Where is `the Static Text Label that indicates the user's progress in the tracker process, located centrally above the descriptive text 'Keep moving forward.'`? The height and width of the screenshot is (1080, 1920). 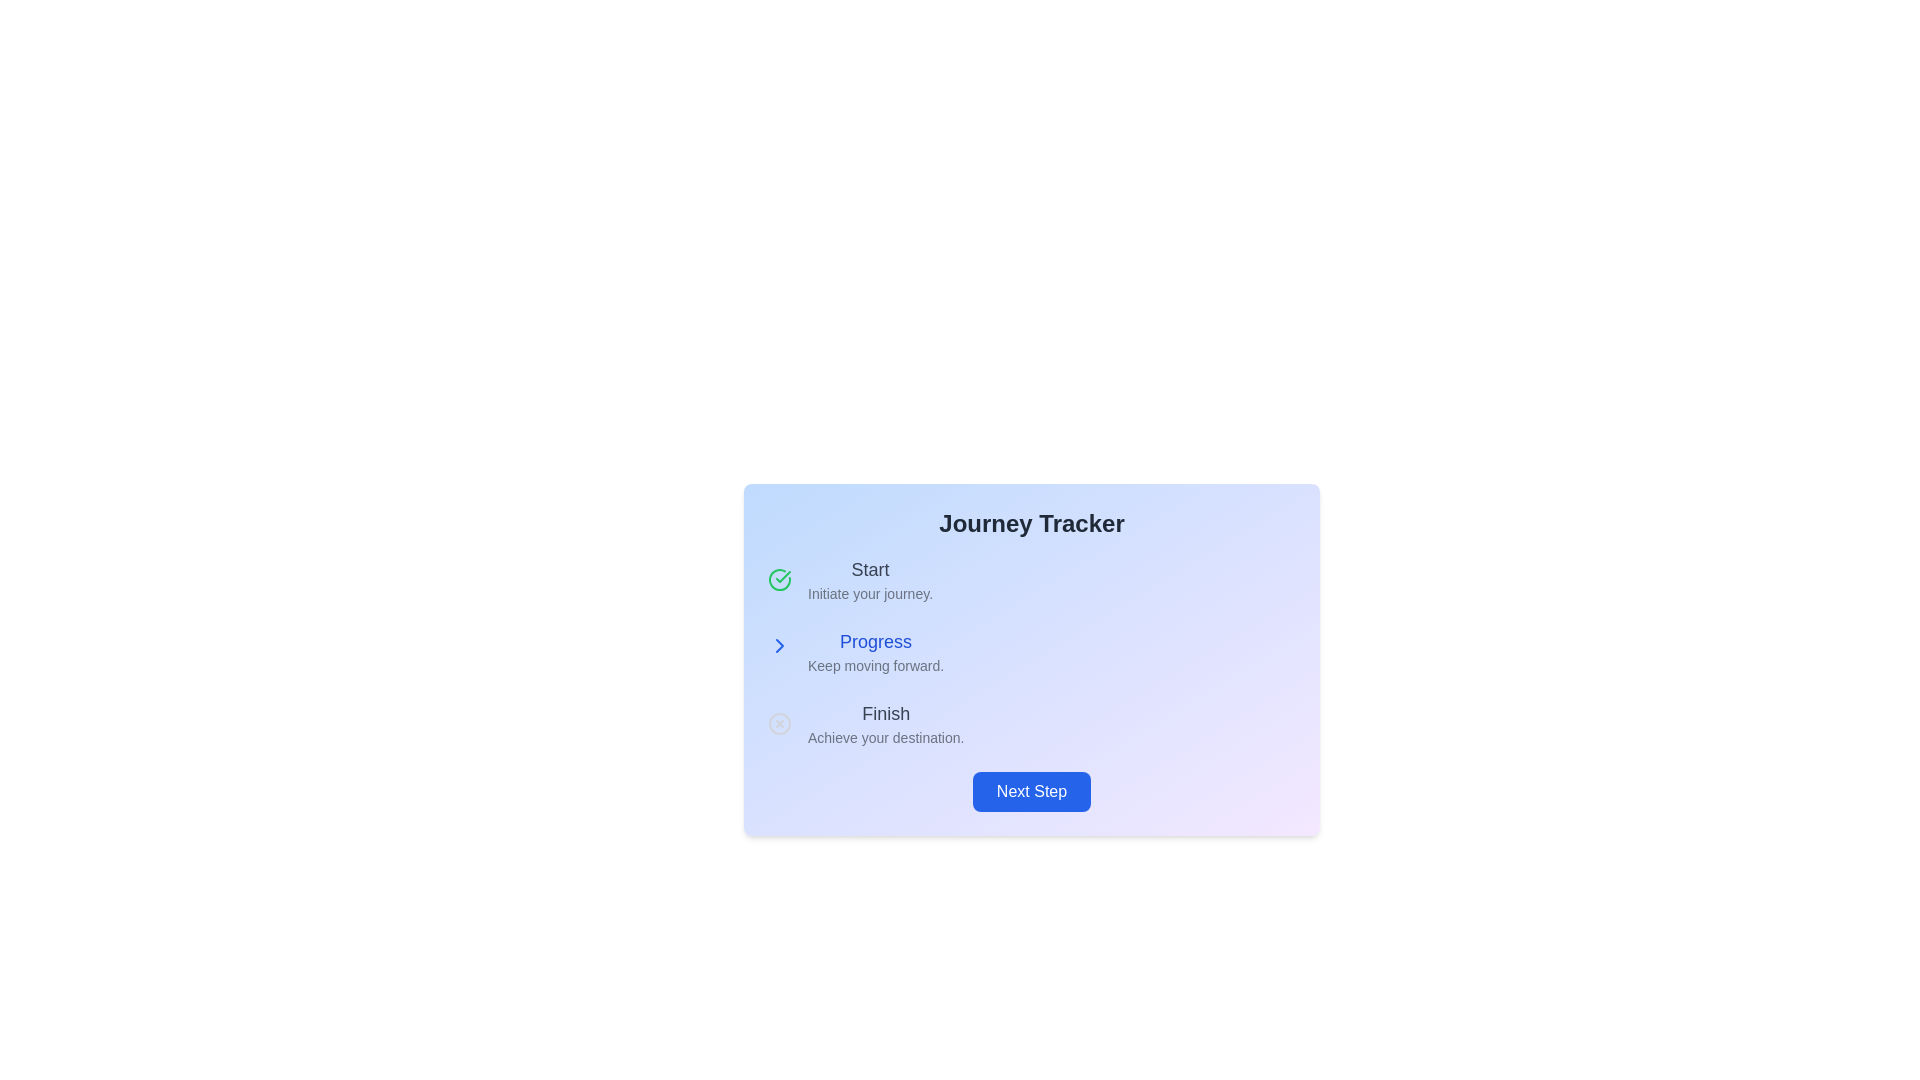 the Static Text Label that indicates the user's progress in the tracker process, located centrally above the descriptive text 'Keep moving forward.' is located at coordinates (876, 641).